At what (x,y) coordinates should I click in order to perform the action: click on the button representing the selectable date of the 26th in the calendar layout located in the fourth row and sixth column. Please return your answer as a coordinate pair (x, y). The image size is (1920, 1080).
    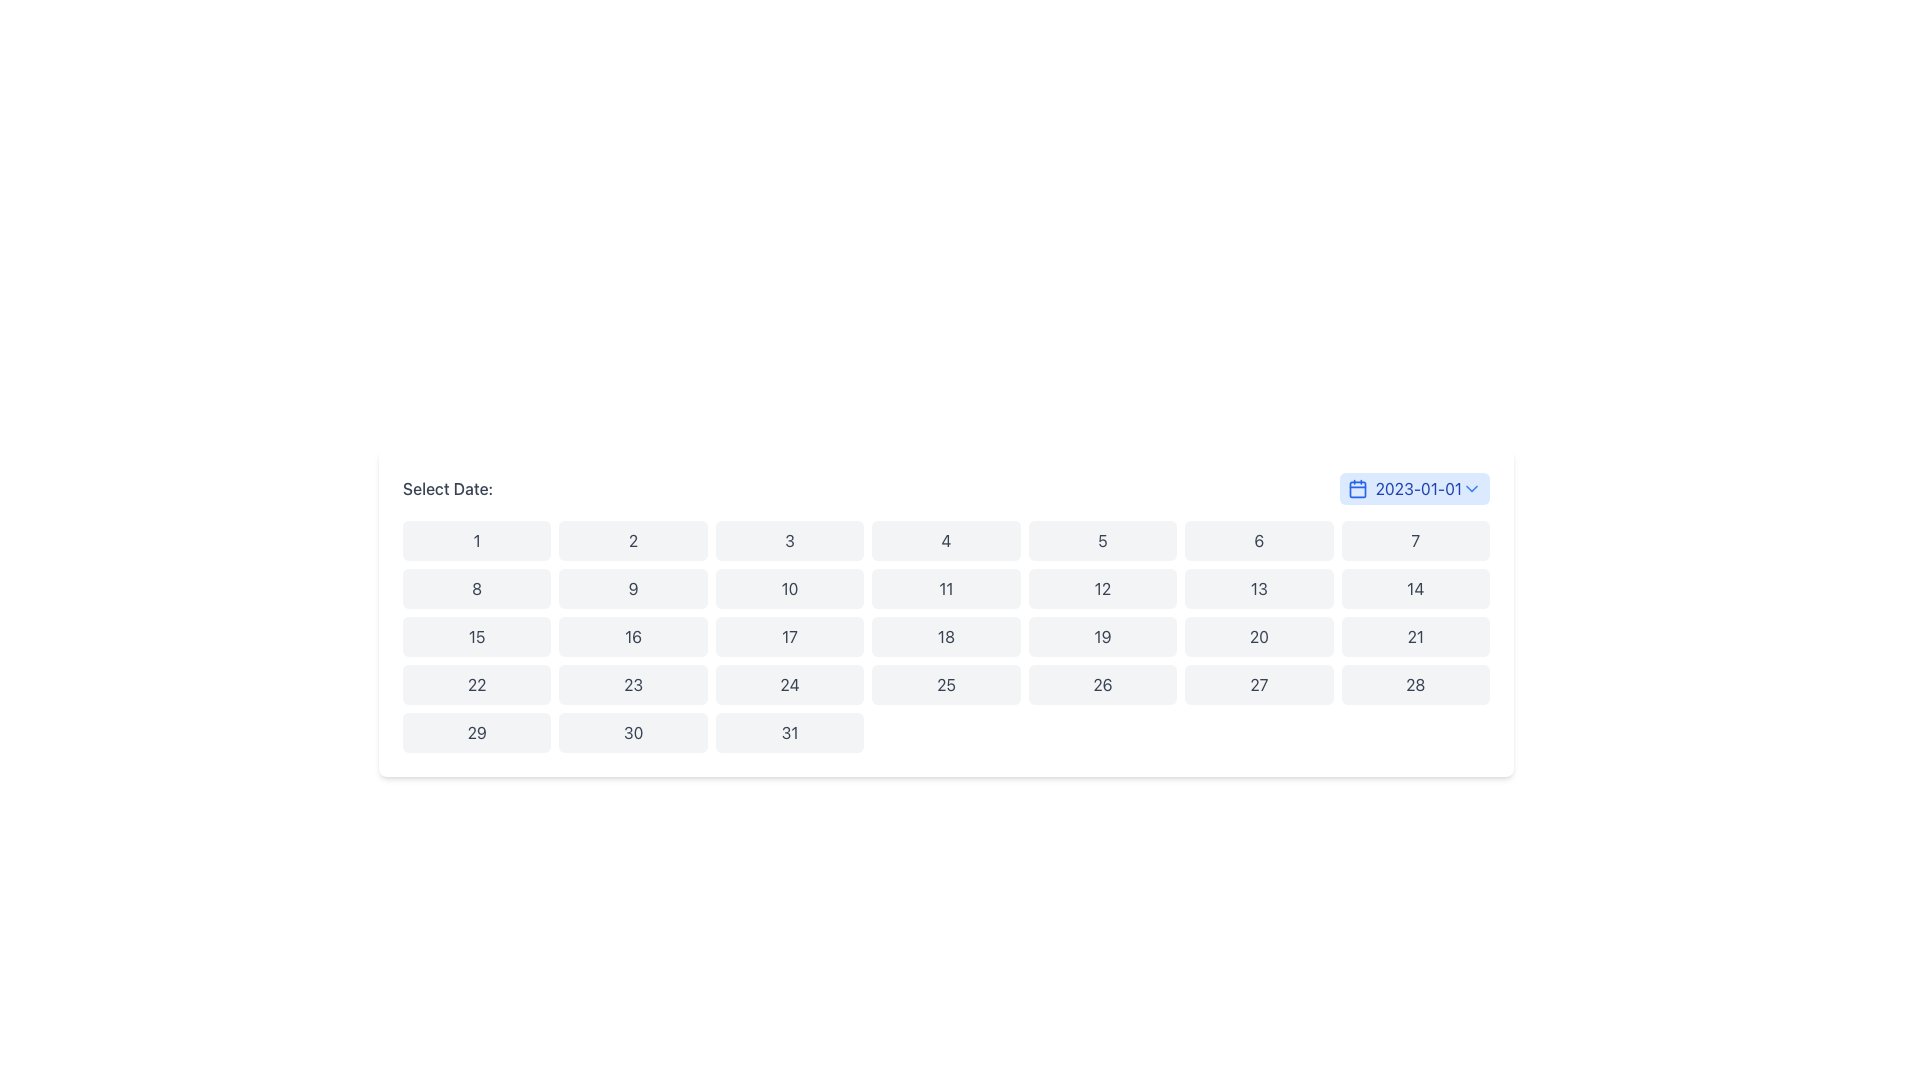
    Looking at the image, I should click on (1101, 684).